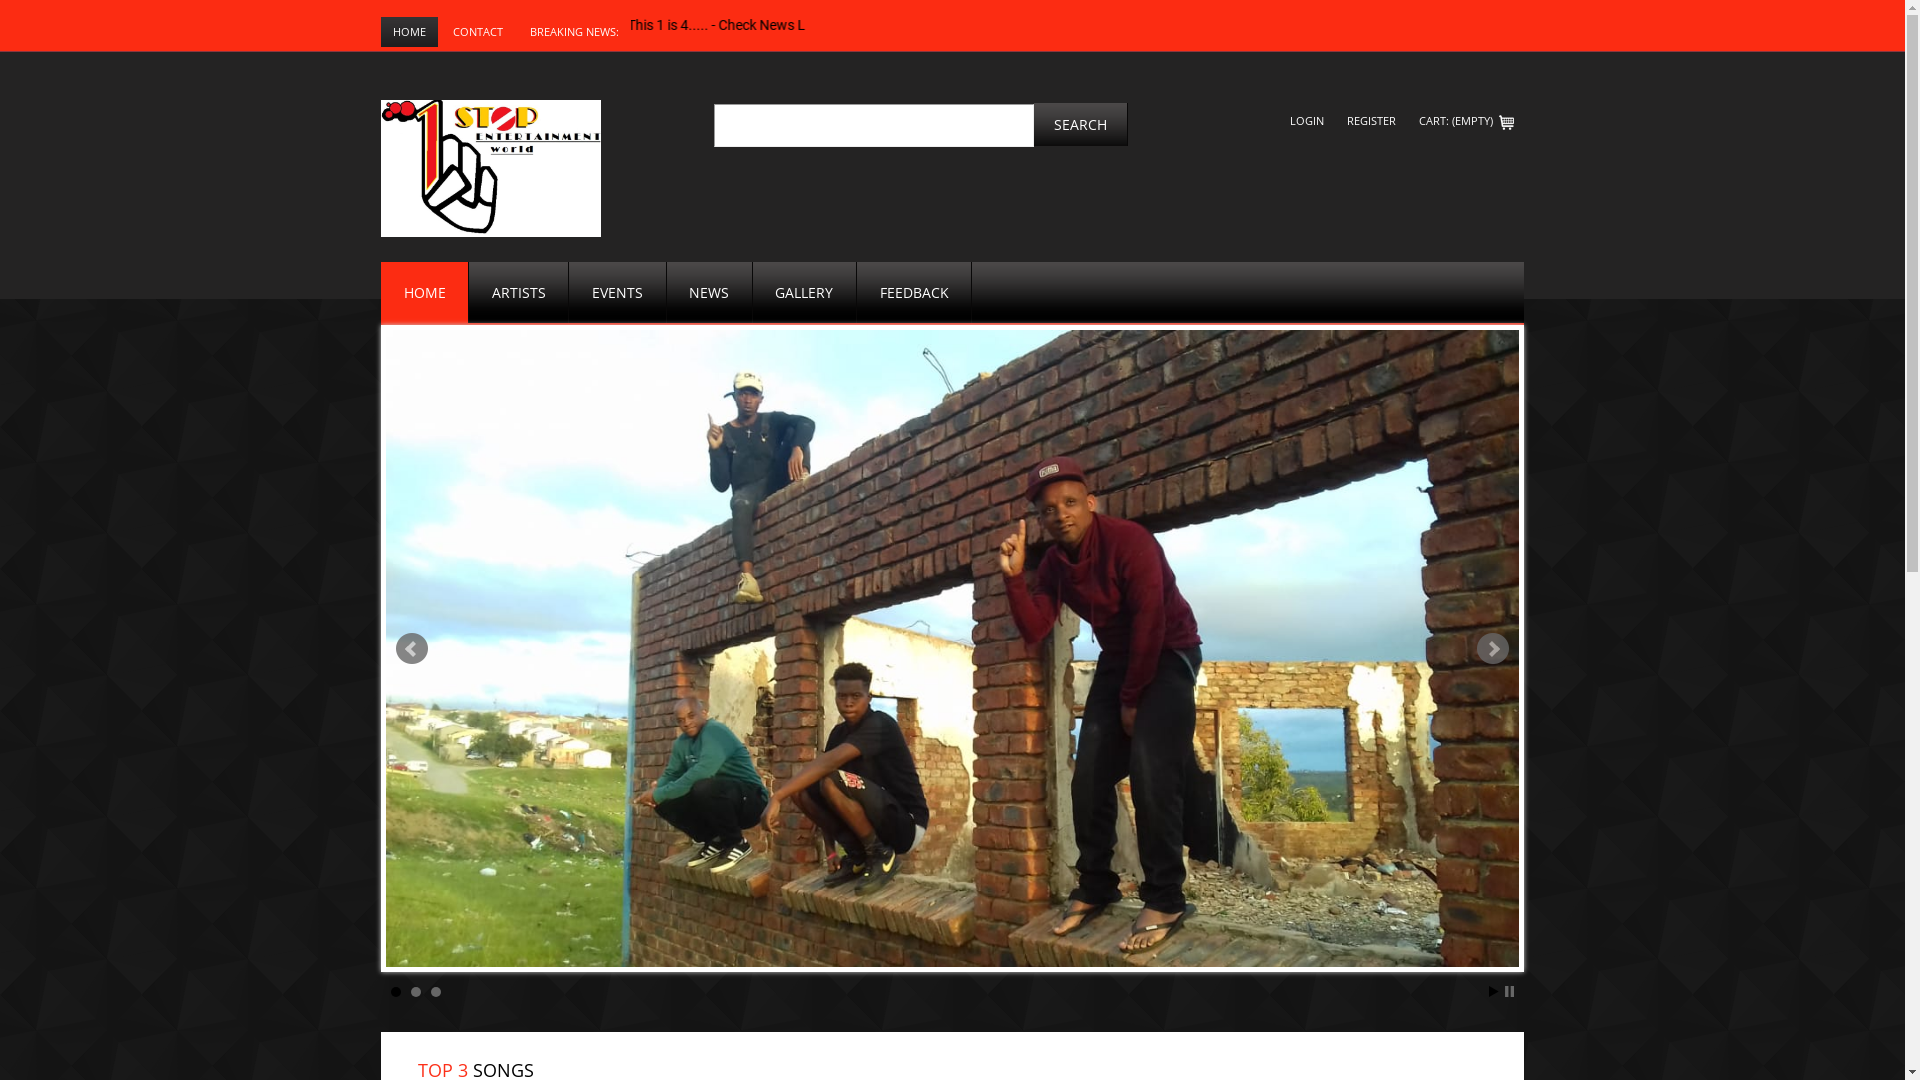 This screenshot has height=1080, width=1920. What do you see at coordinates (435, 991) in the screenshot?
I see `'3'` at bounding box center [435, 991].